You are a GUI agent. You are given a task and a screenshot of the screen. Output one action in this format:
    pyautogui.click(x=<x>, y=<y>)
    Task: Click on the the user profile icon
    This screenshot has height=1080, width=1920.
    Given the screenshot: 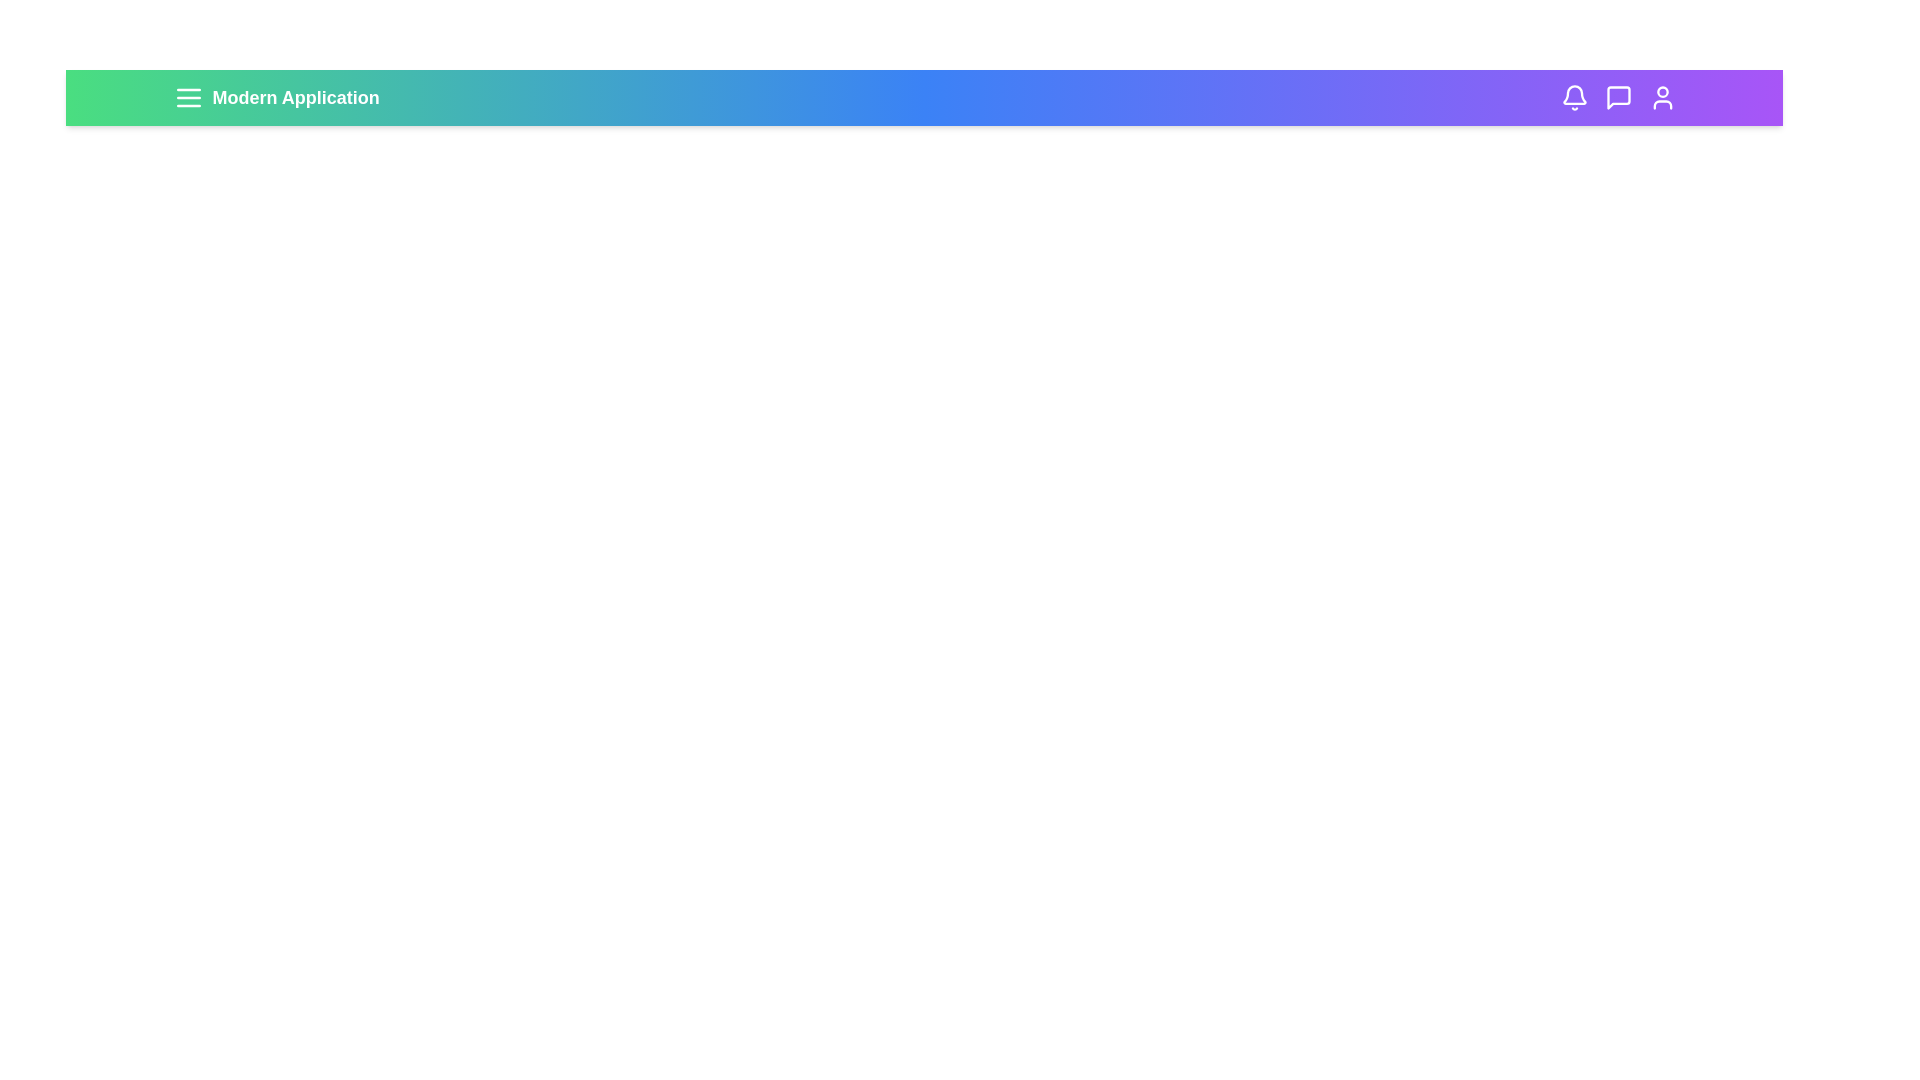 What is the action you would take?
    pyautogui.click(x=1662, y=97)
    